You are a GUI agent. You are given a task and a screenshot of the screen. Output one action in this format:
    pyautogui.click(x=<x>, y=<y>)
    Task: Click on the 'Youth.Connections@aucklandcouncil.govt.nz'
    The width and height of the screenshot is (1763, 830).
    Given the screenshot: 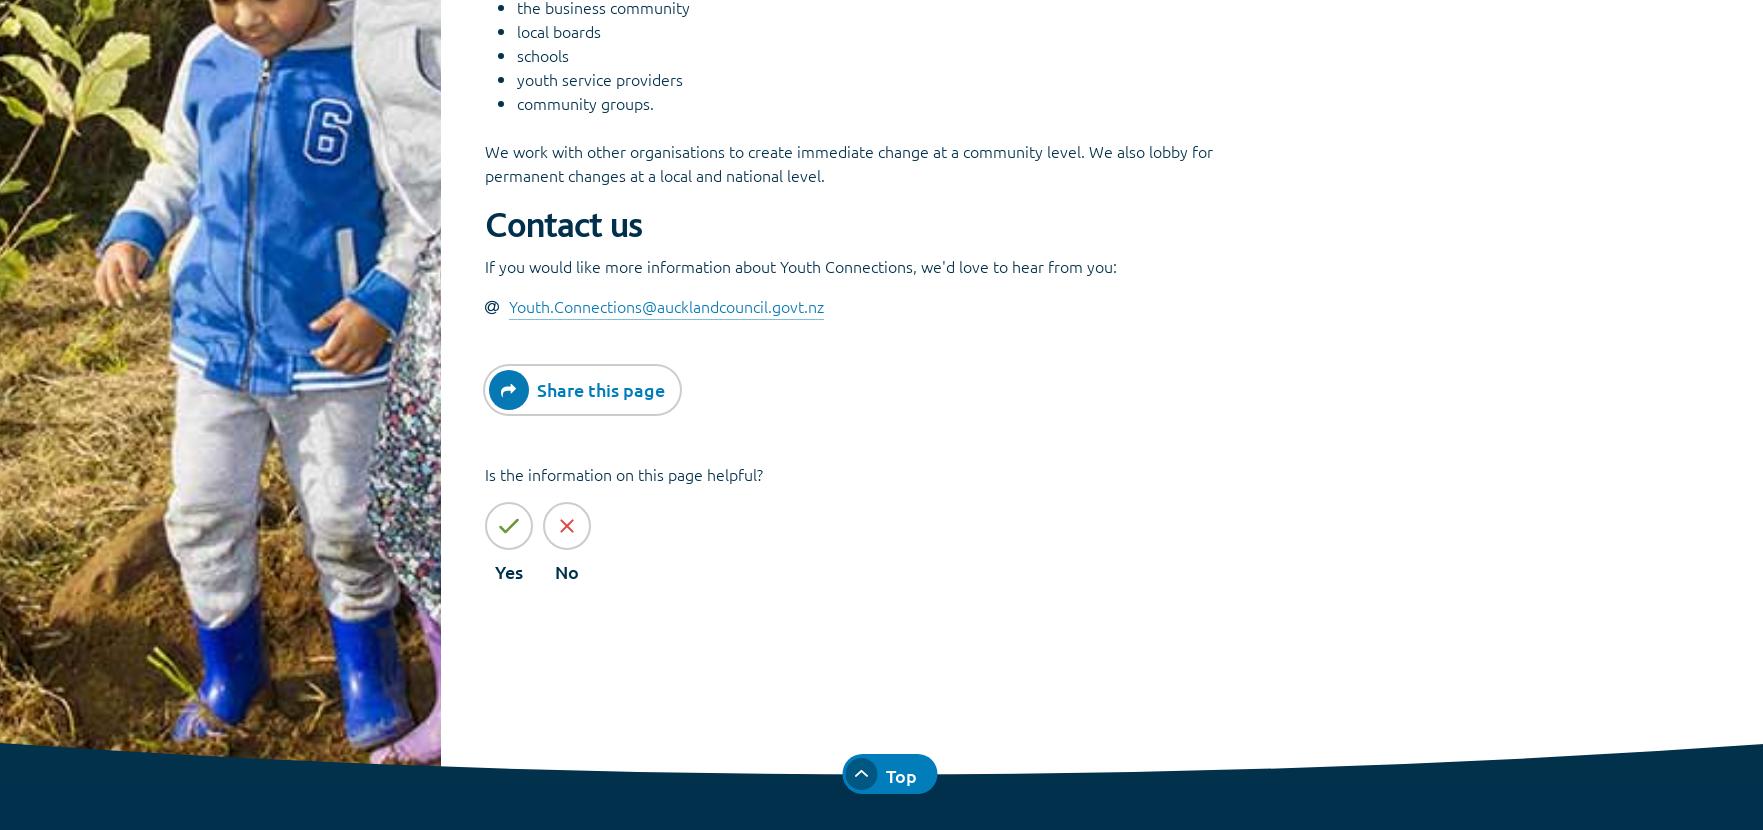 What is the action you would take?
    pyautogui.click(x=665, y=305)
    